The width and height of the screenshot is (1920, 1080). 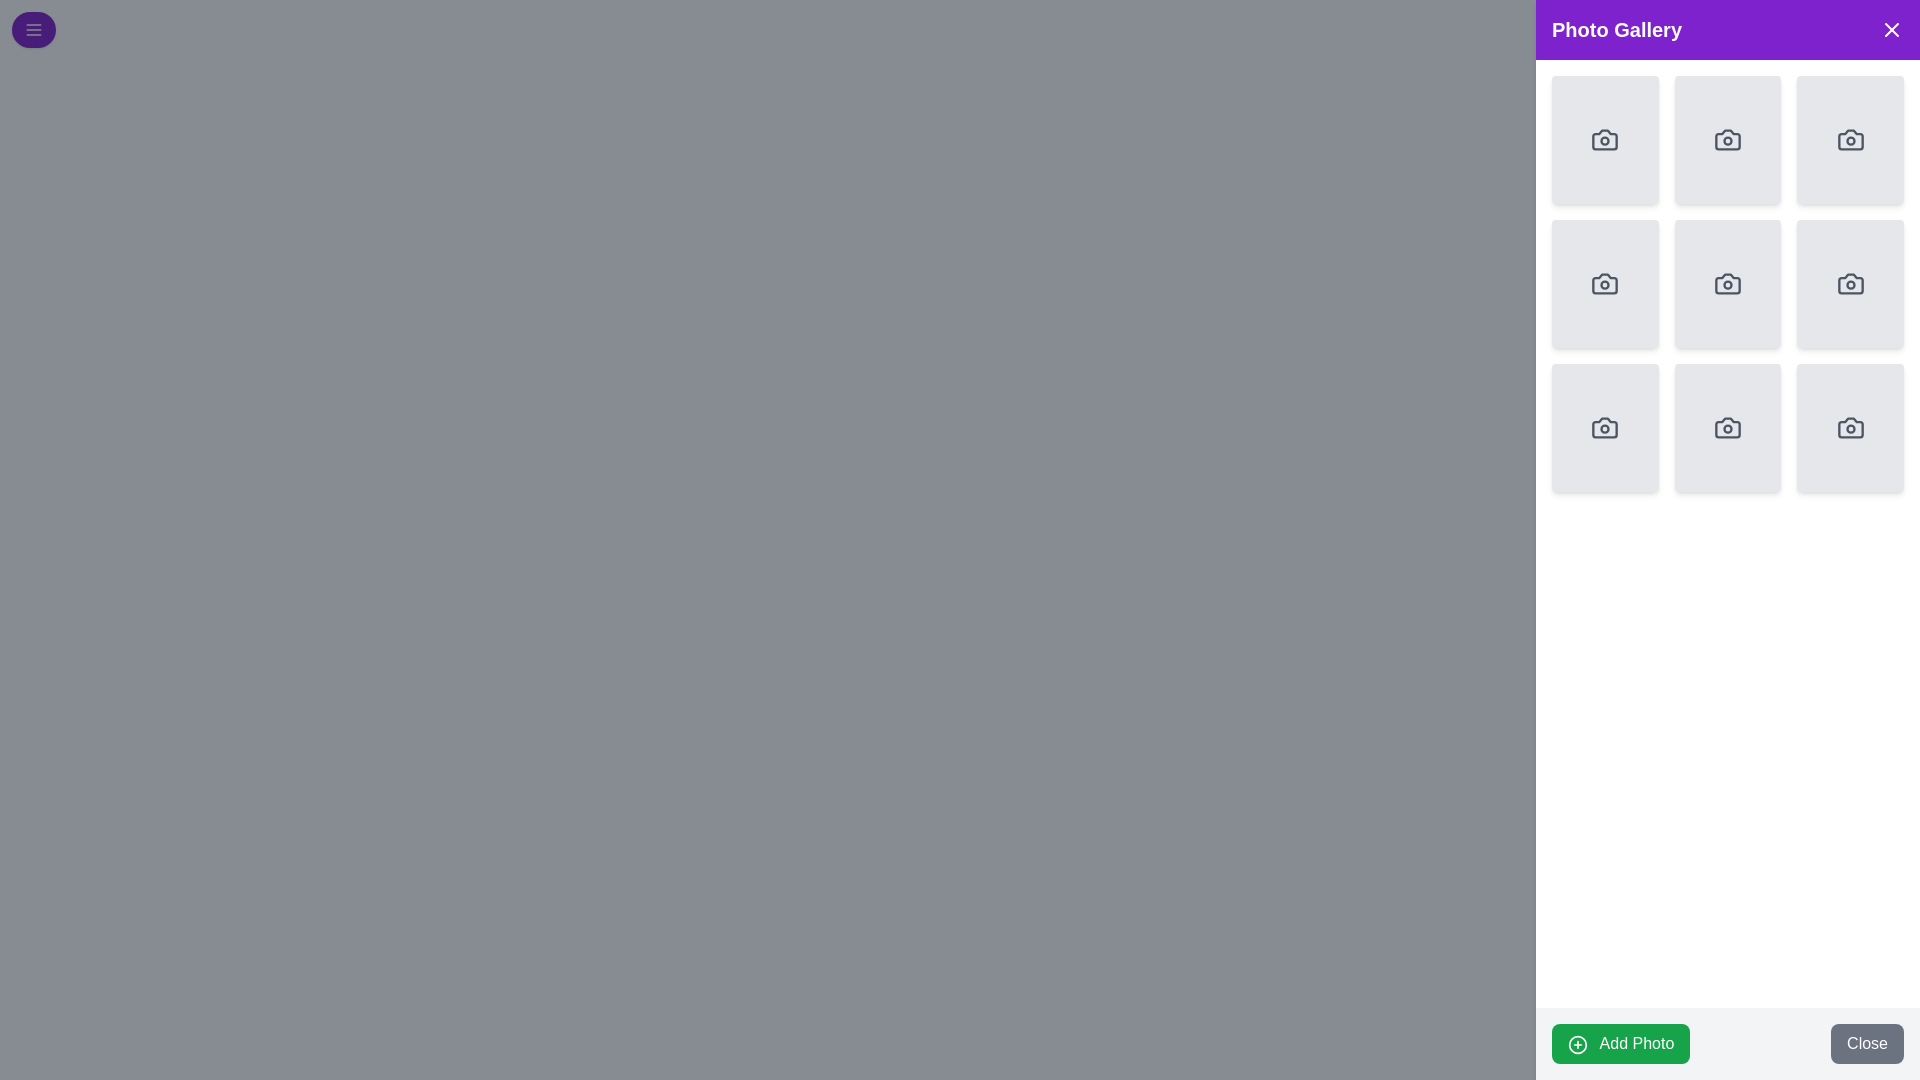 What do you see at coordinates (1617, 30) in the screenshot?
I see `the text label that serves as the header for the photo gallery section, located at the top-right of the interface` at bounding box center [1617, 30].